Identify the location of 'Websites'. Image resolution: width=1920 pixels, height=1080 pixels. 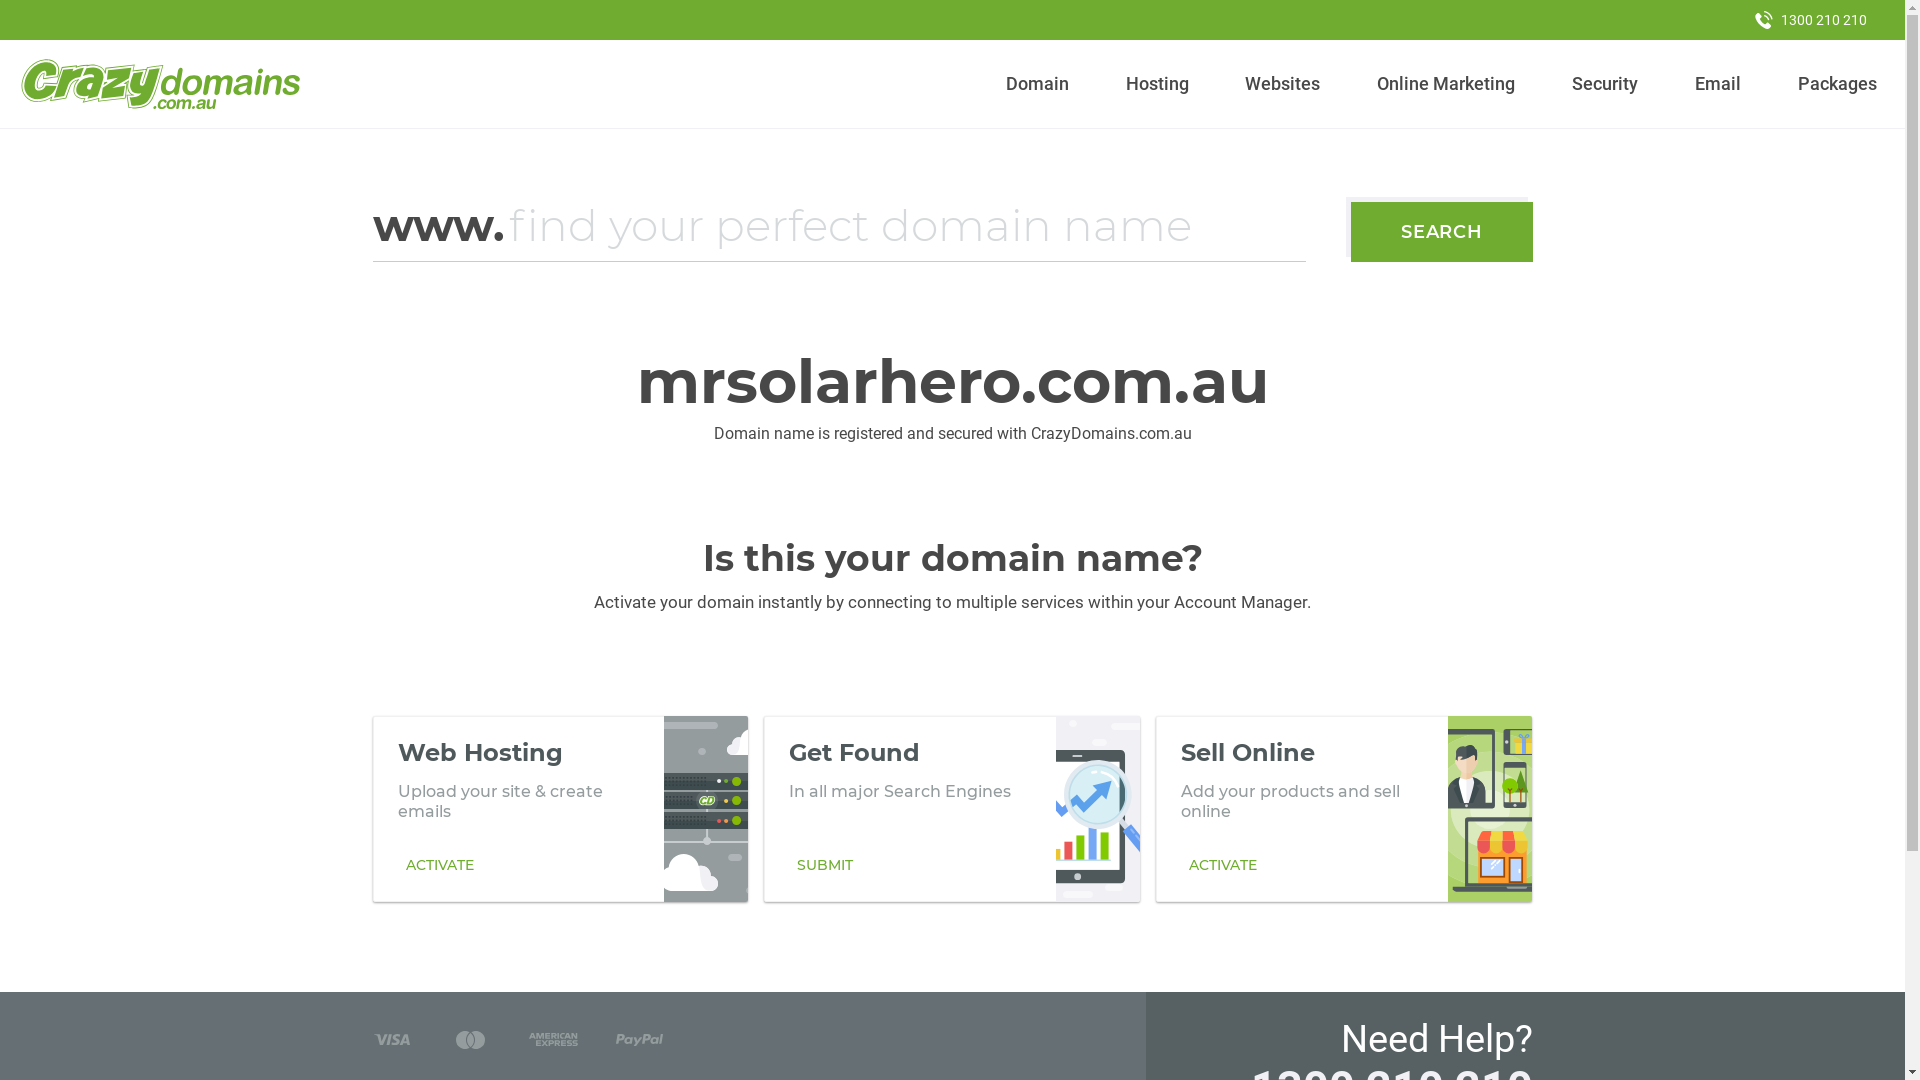
(1236, 83).